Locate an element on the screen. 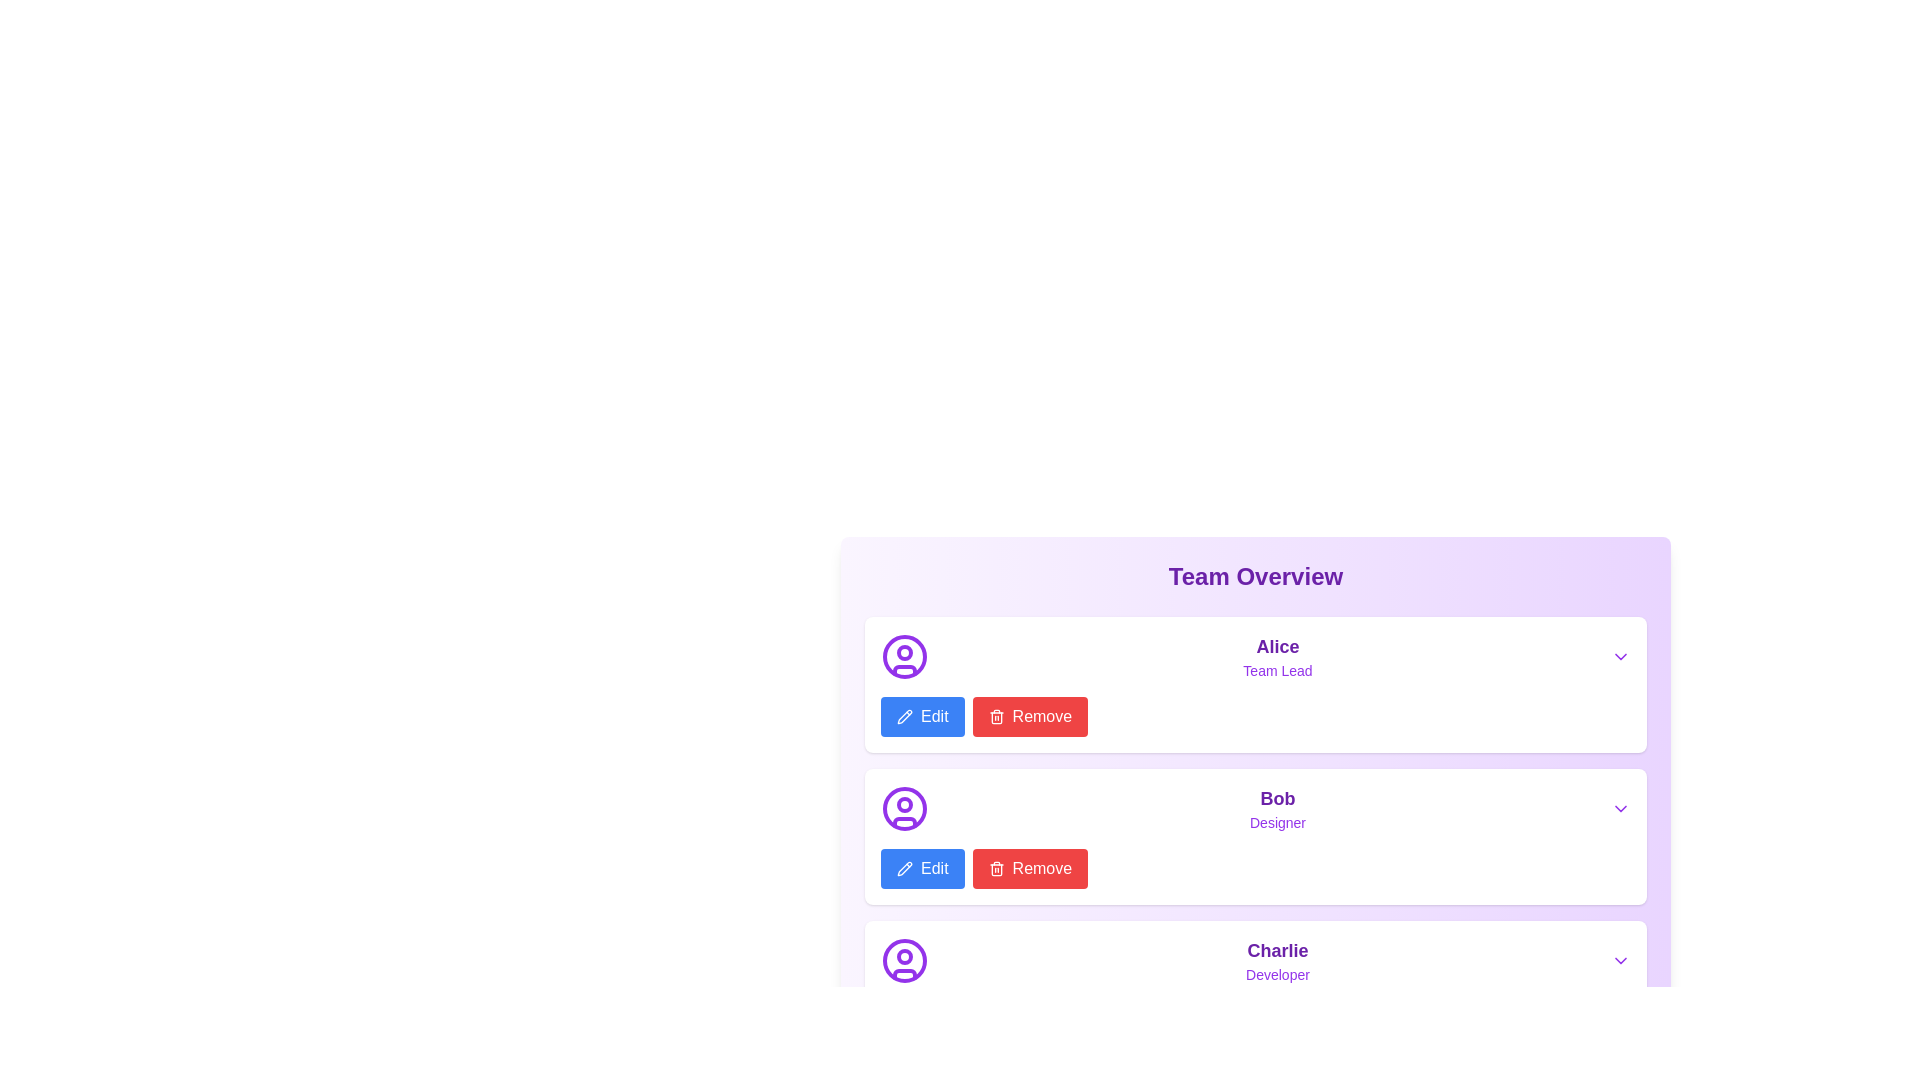 This screenshot has width=1920, height=1080. the user profile card is located at coordinates (1255, 987).